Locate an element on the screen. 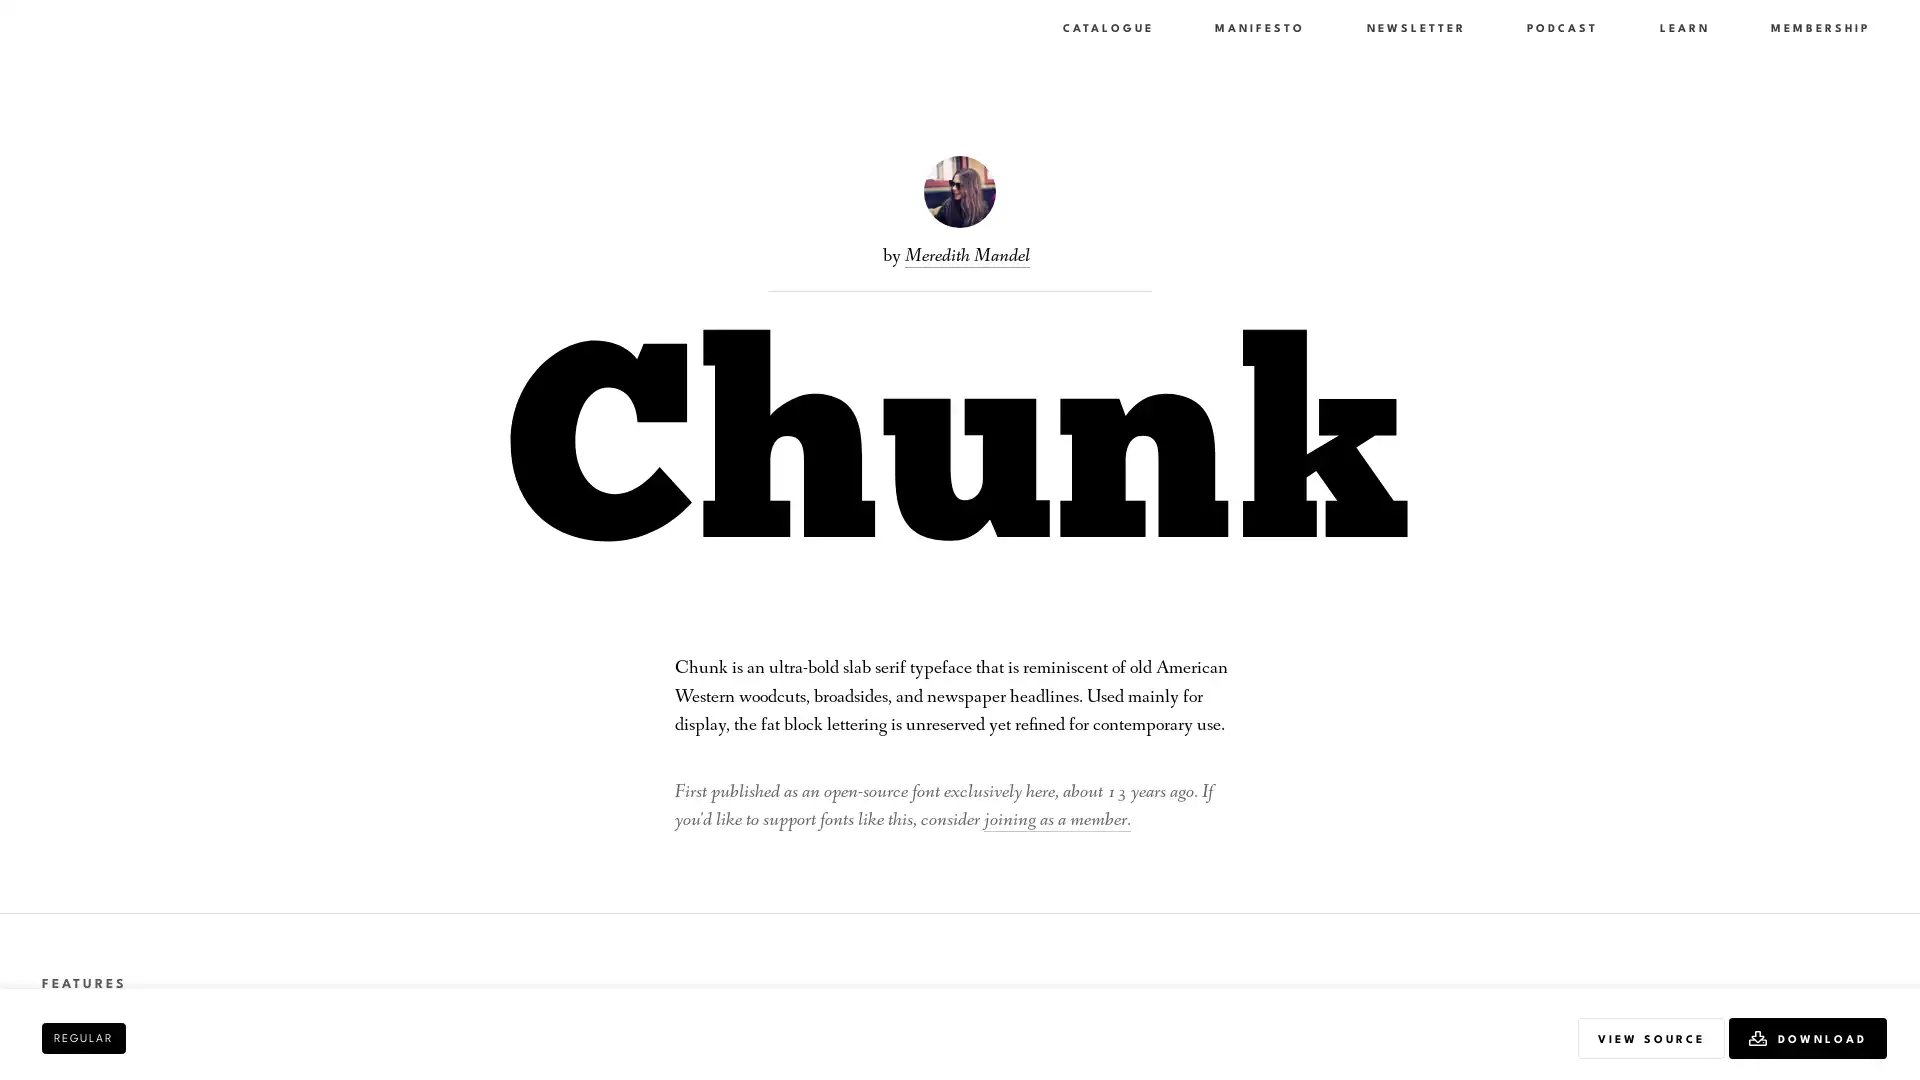 This screenshot has height=1080, width=1920. REGULAR is located at coordinates (82, 1036).